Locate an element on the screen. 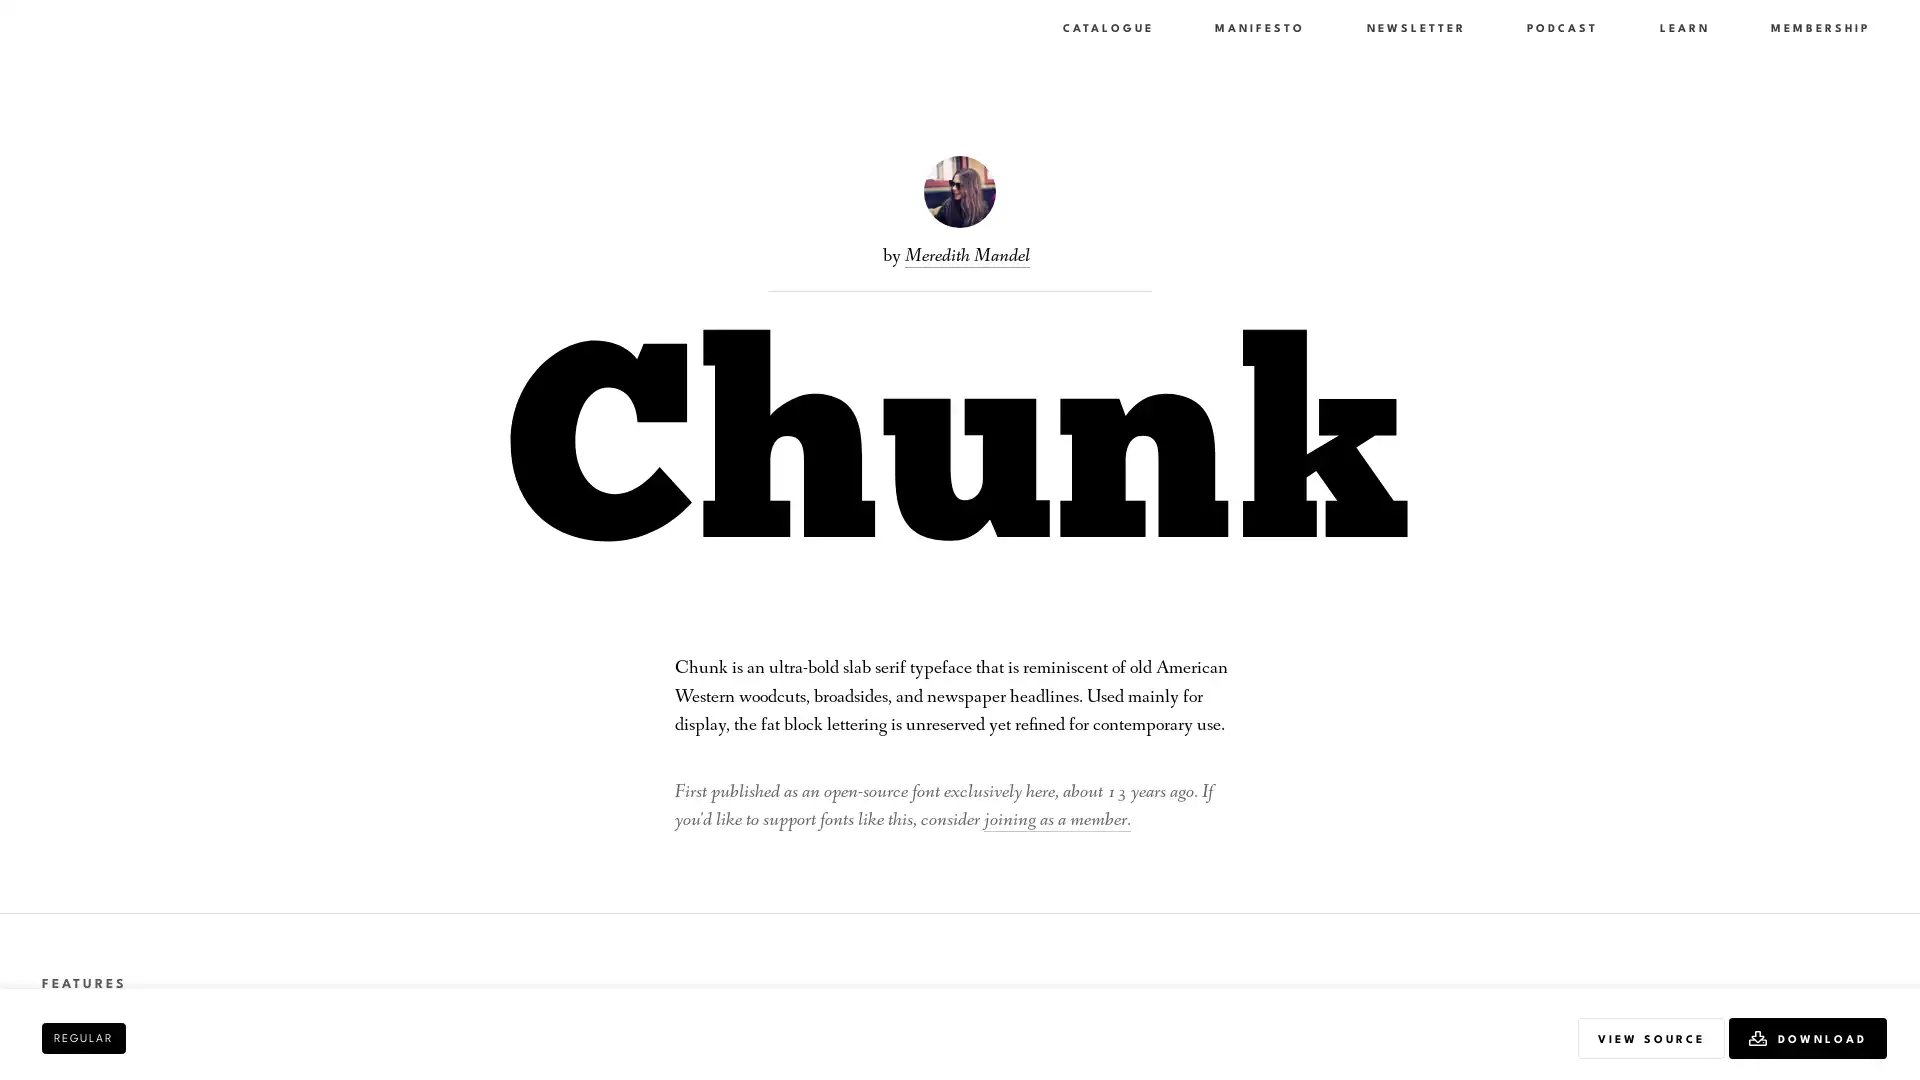 This screenshot has height=1080, width=1920. REGULAR is located at coordinates (82, 1036).